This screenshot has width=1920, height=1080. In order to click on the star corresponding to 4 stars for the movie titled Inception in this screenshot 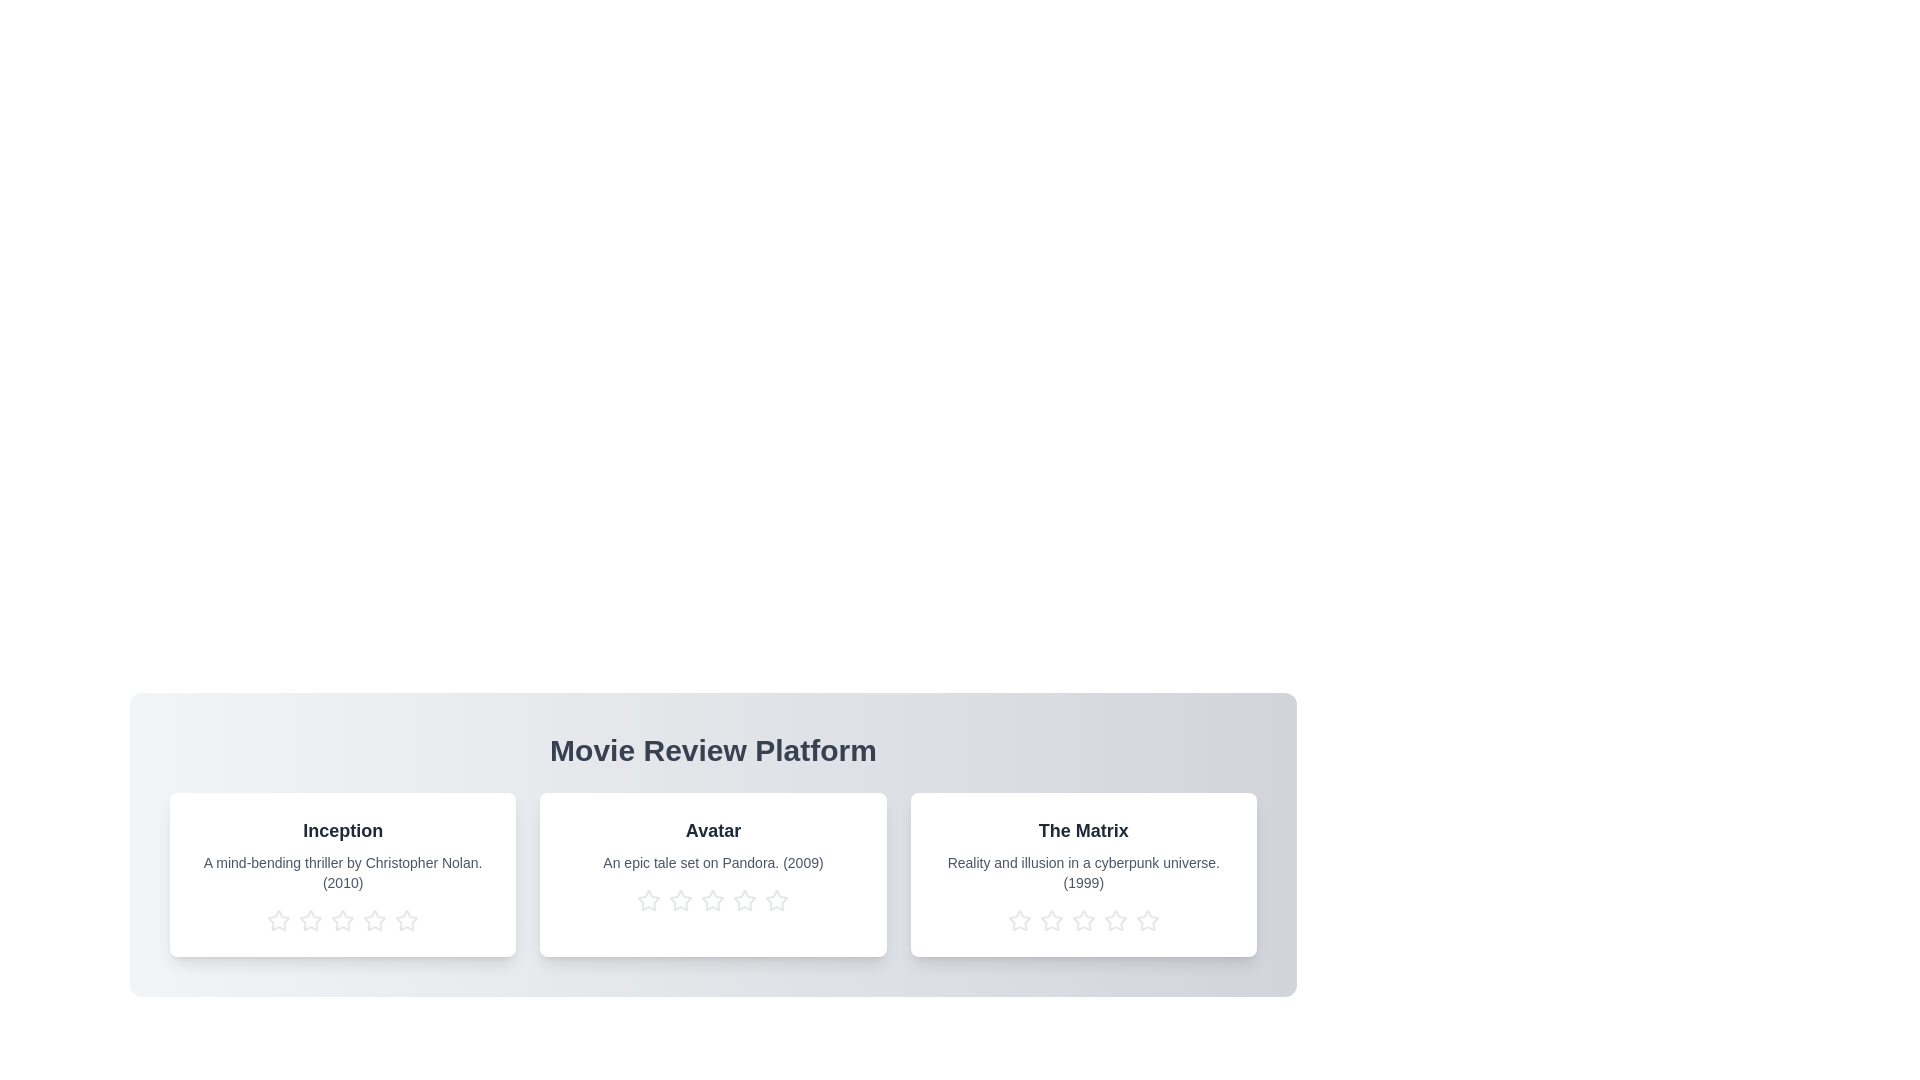, I will do `click(374, 921)`.